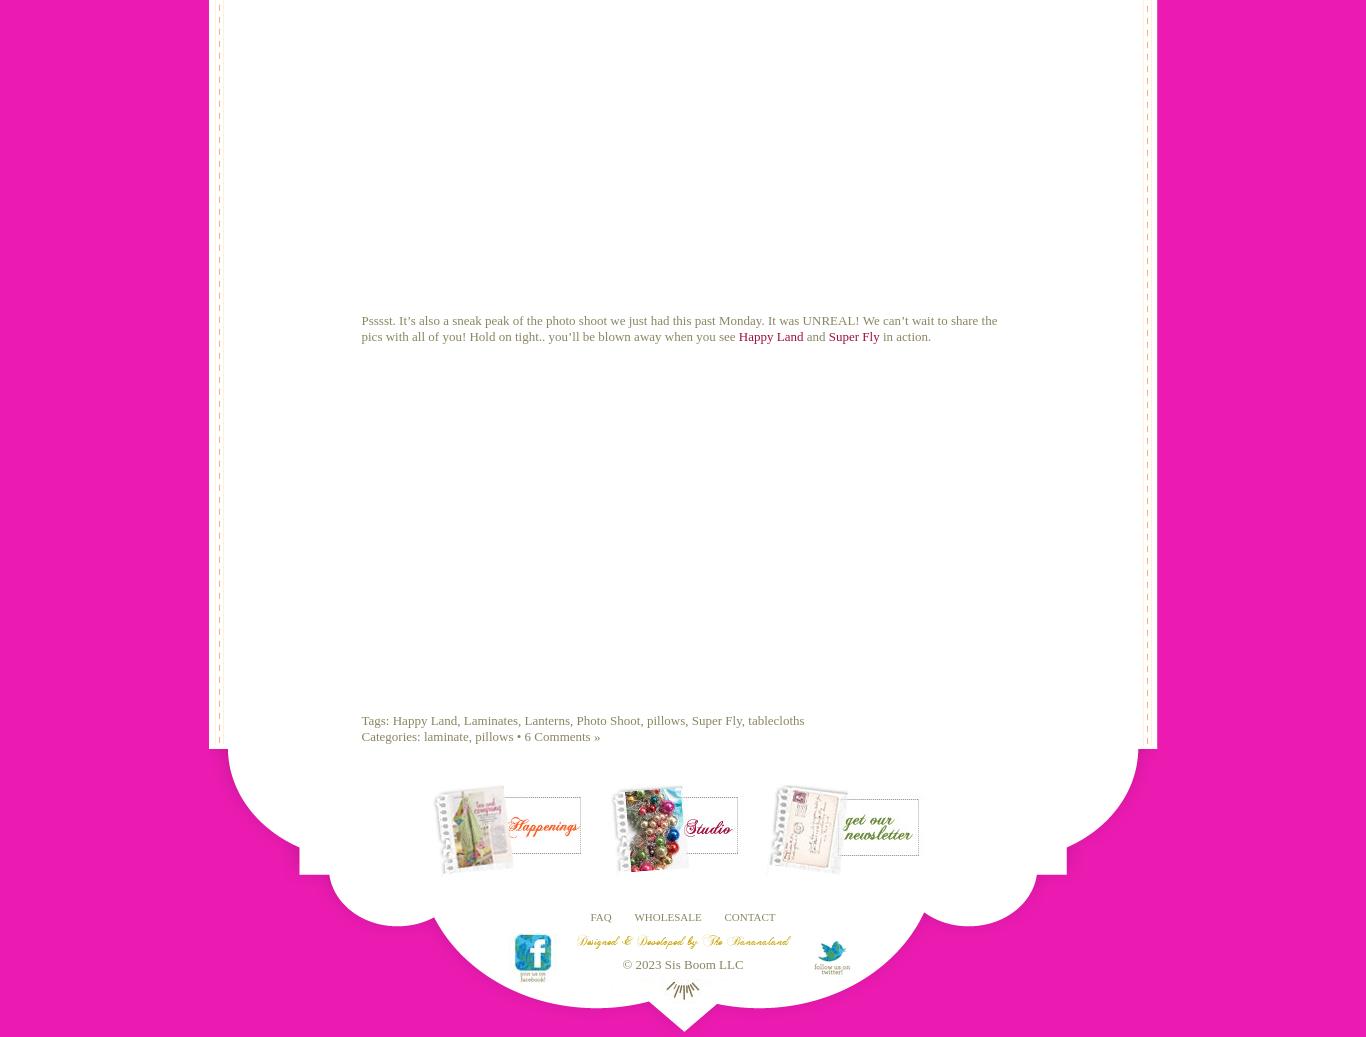 The image size is (1366, 1037). What do you see at coordinates (375, 719) in the screenshot?
I see `'Tags:'` at bounding box center [375, 719].